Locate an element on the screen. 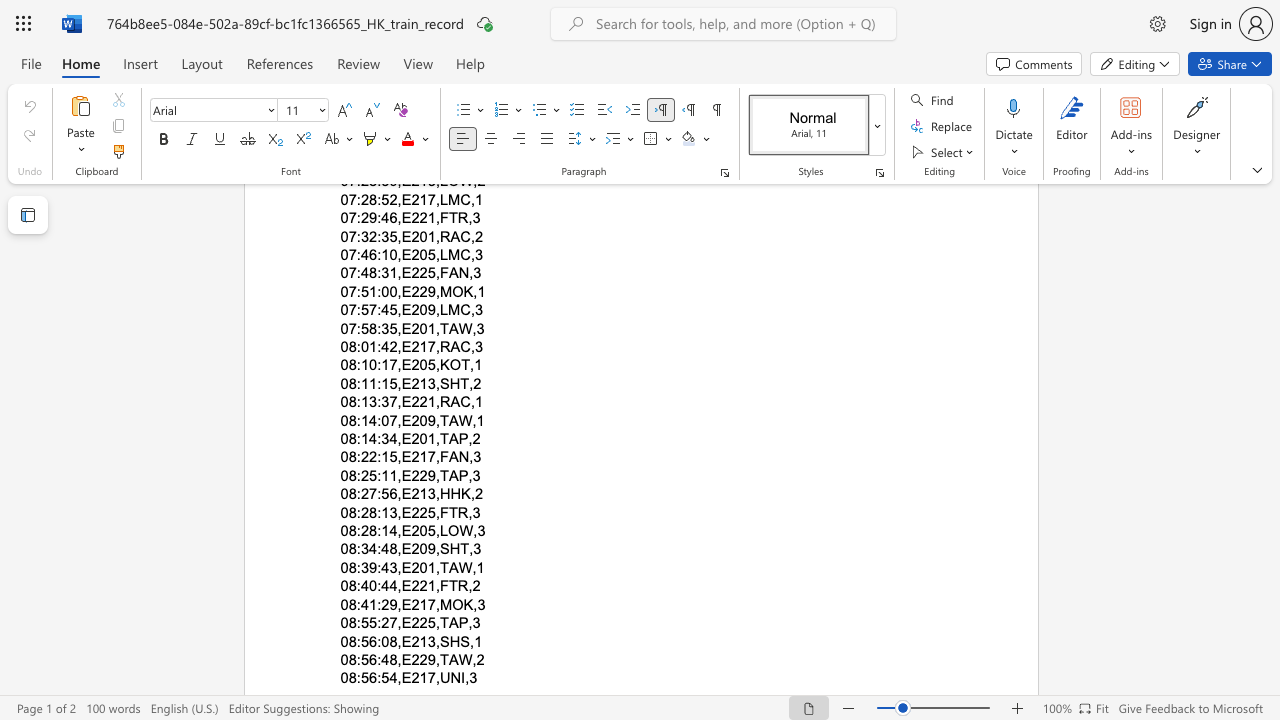  the space between the continuous character "8" and "," in the text is located at coordinates (396, 641).